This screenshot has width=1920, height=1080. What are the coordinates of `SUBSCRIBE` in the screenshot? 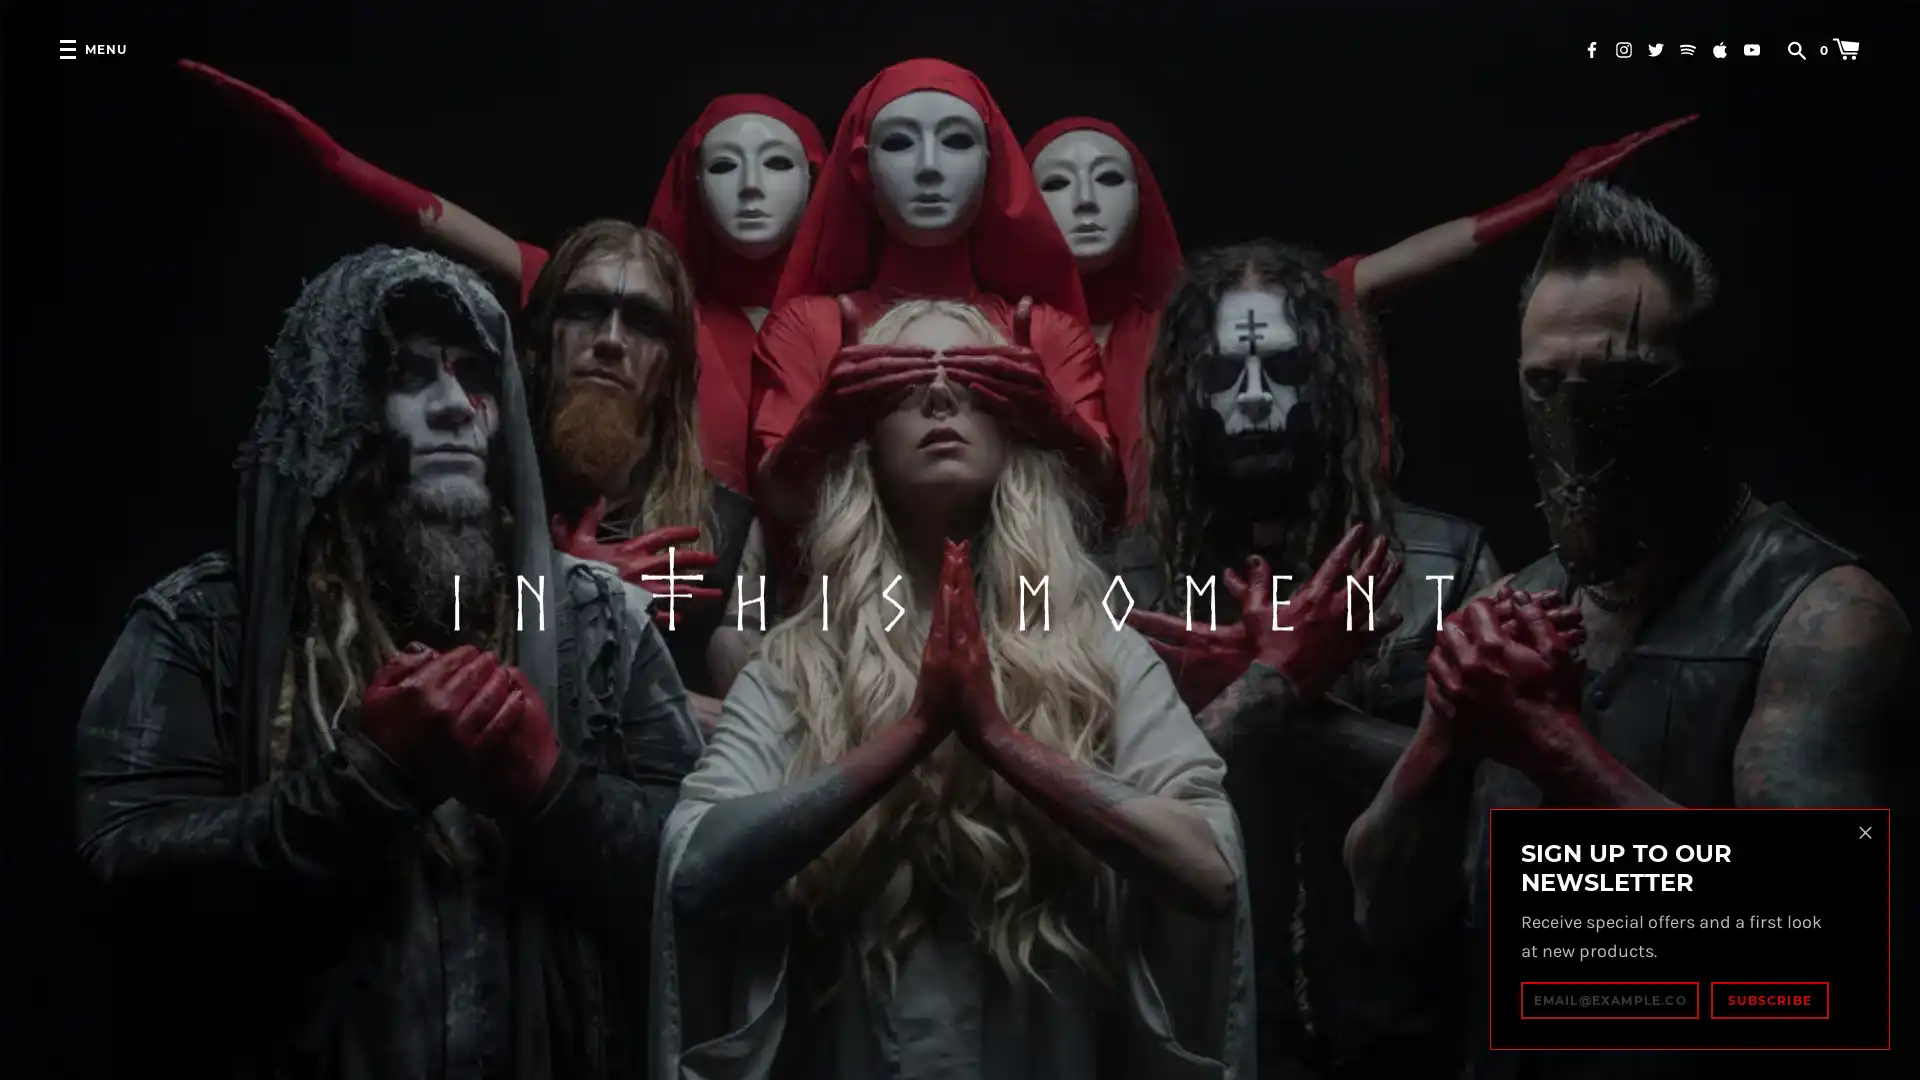 It's located at (1769, 1000).